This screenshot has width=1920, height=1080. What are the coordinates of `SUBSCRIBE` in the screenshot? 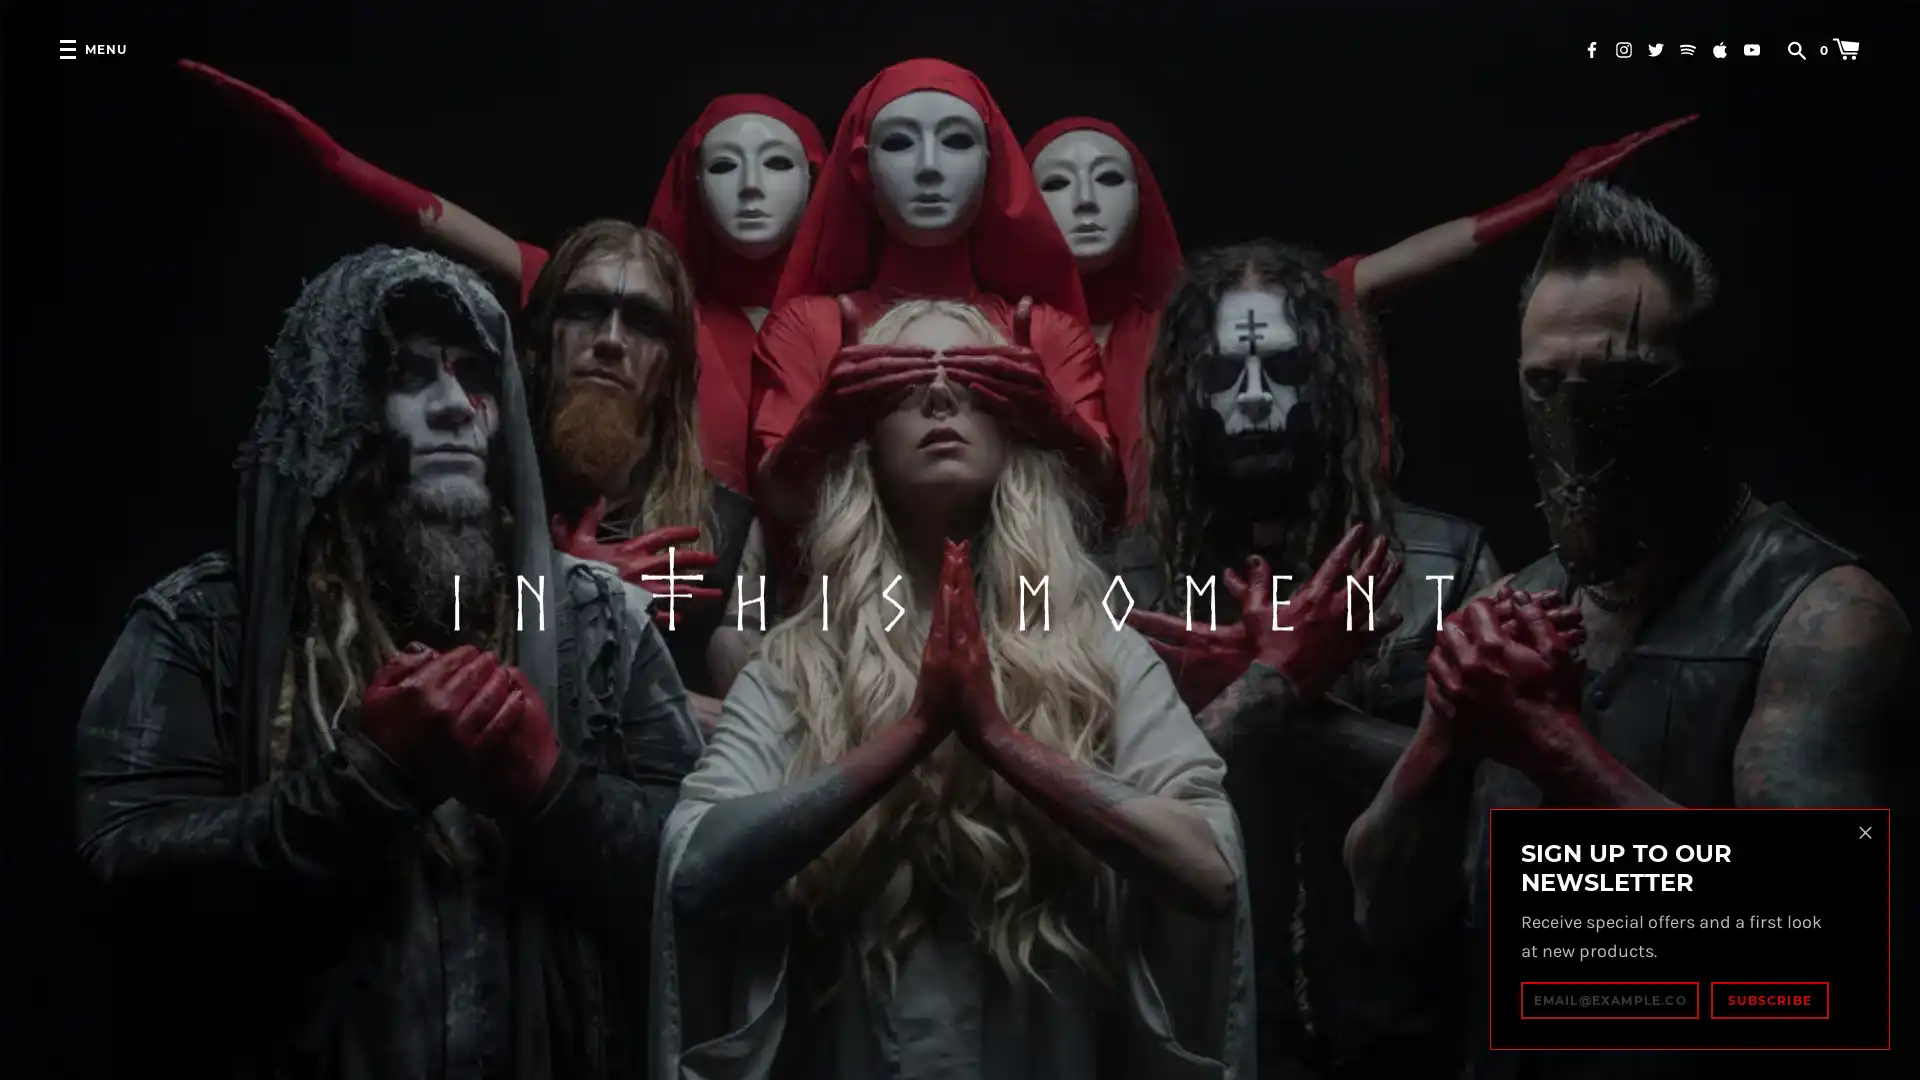 It's located at (1769, 1000).